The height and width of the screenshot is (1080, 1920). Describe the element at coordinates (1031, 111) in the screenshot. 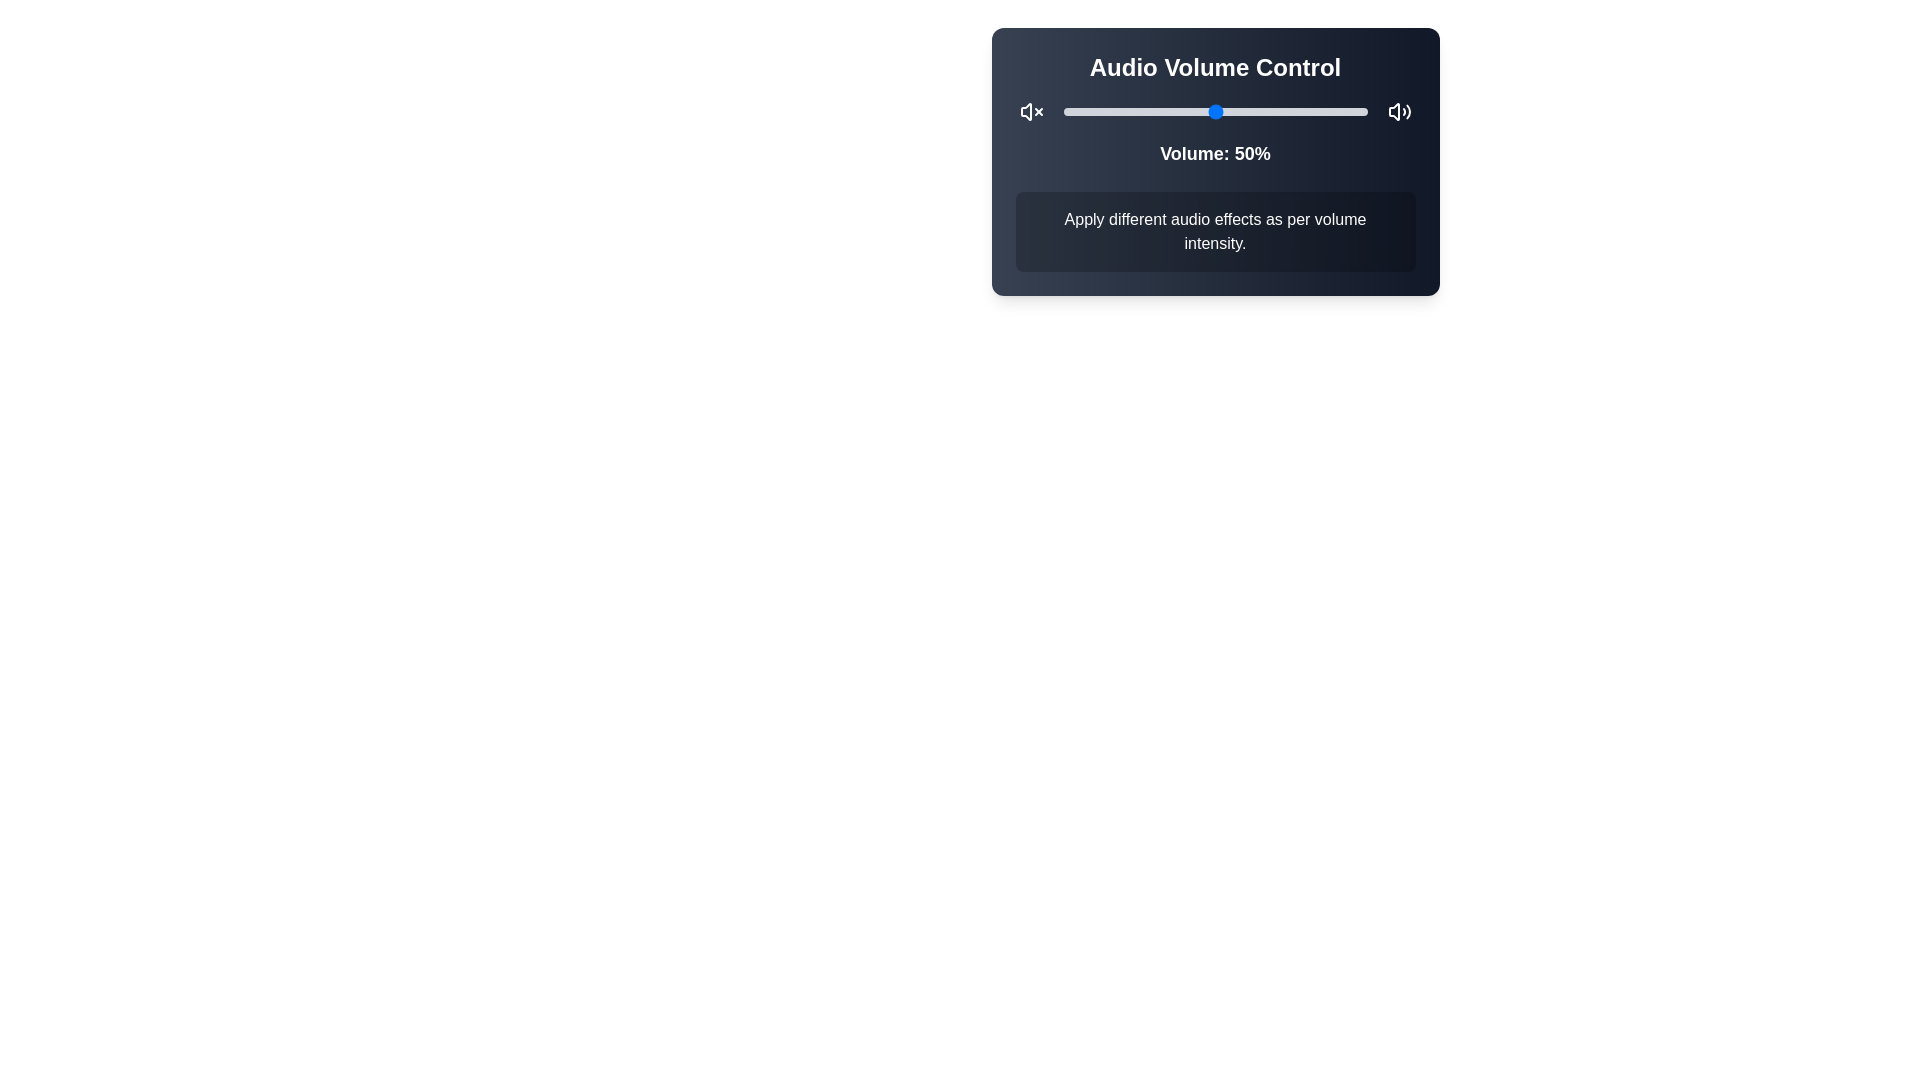

I see `the mute icon to mute the audio` at that location.